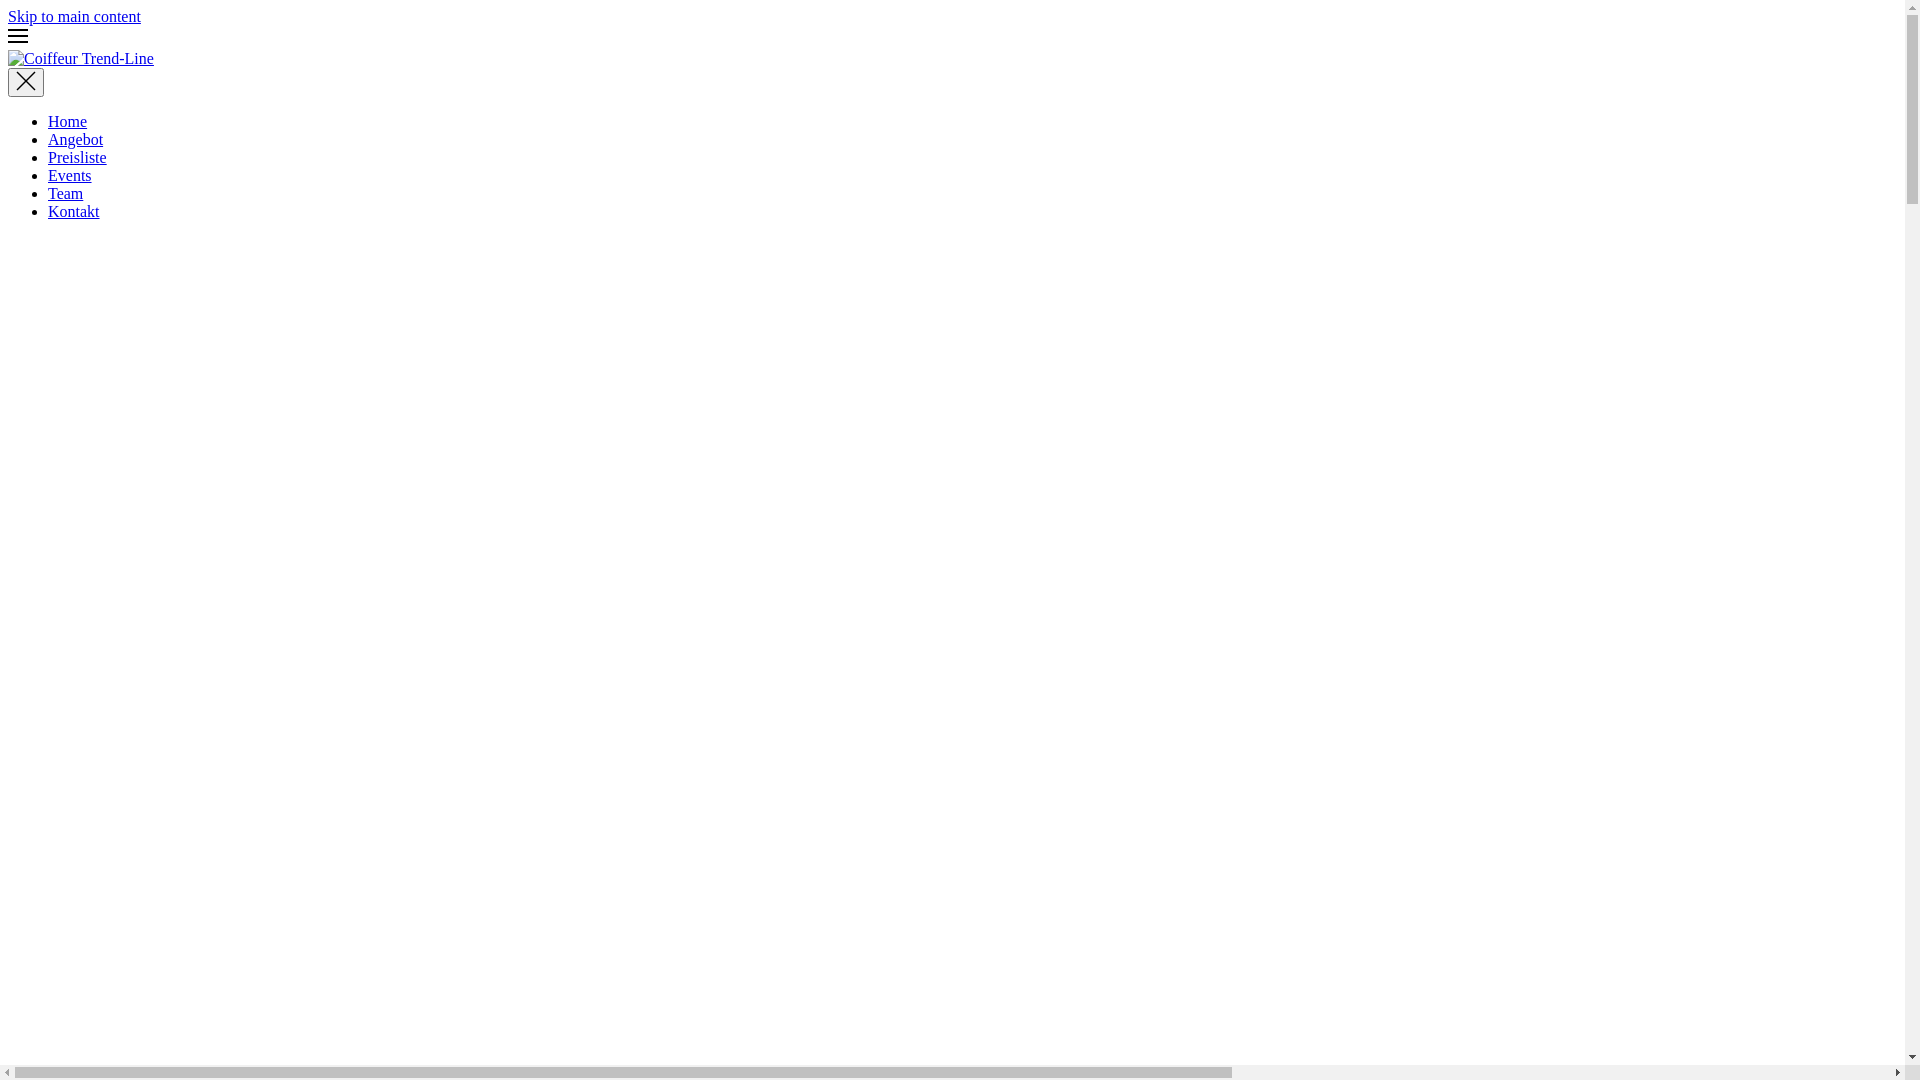 The image size is (1920, 1080). Describe the element at coordinates (48, 138) in the screenshot. I see `'Angebot'` at that location.